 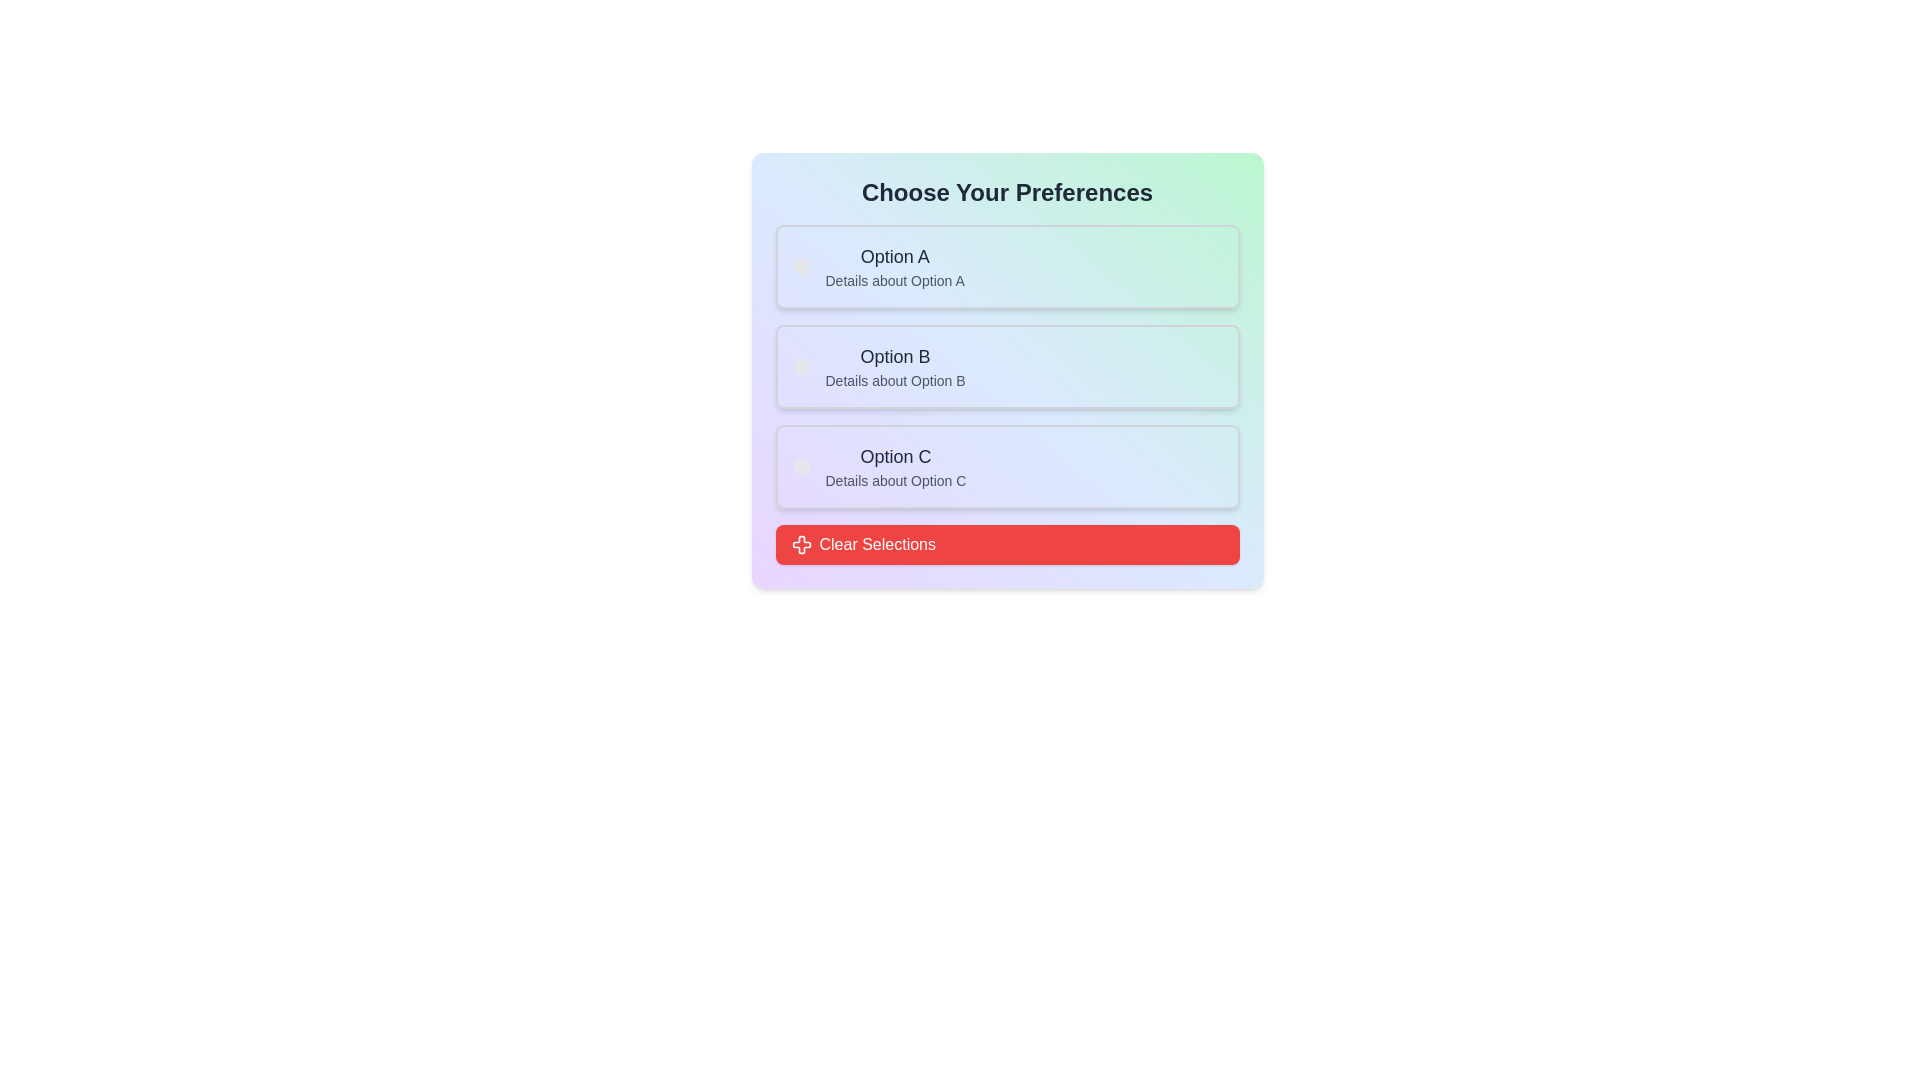 I want to click on the label that displays the title for the first option in the list of preference choices, located above the description label for 'Details about Option A', so click(x=894, y=256).